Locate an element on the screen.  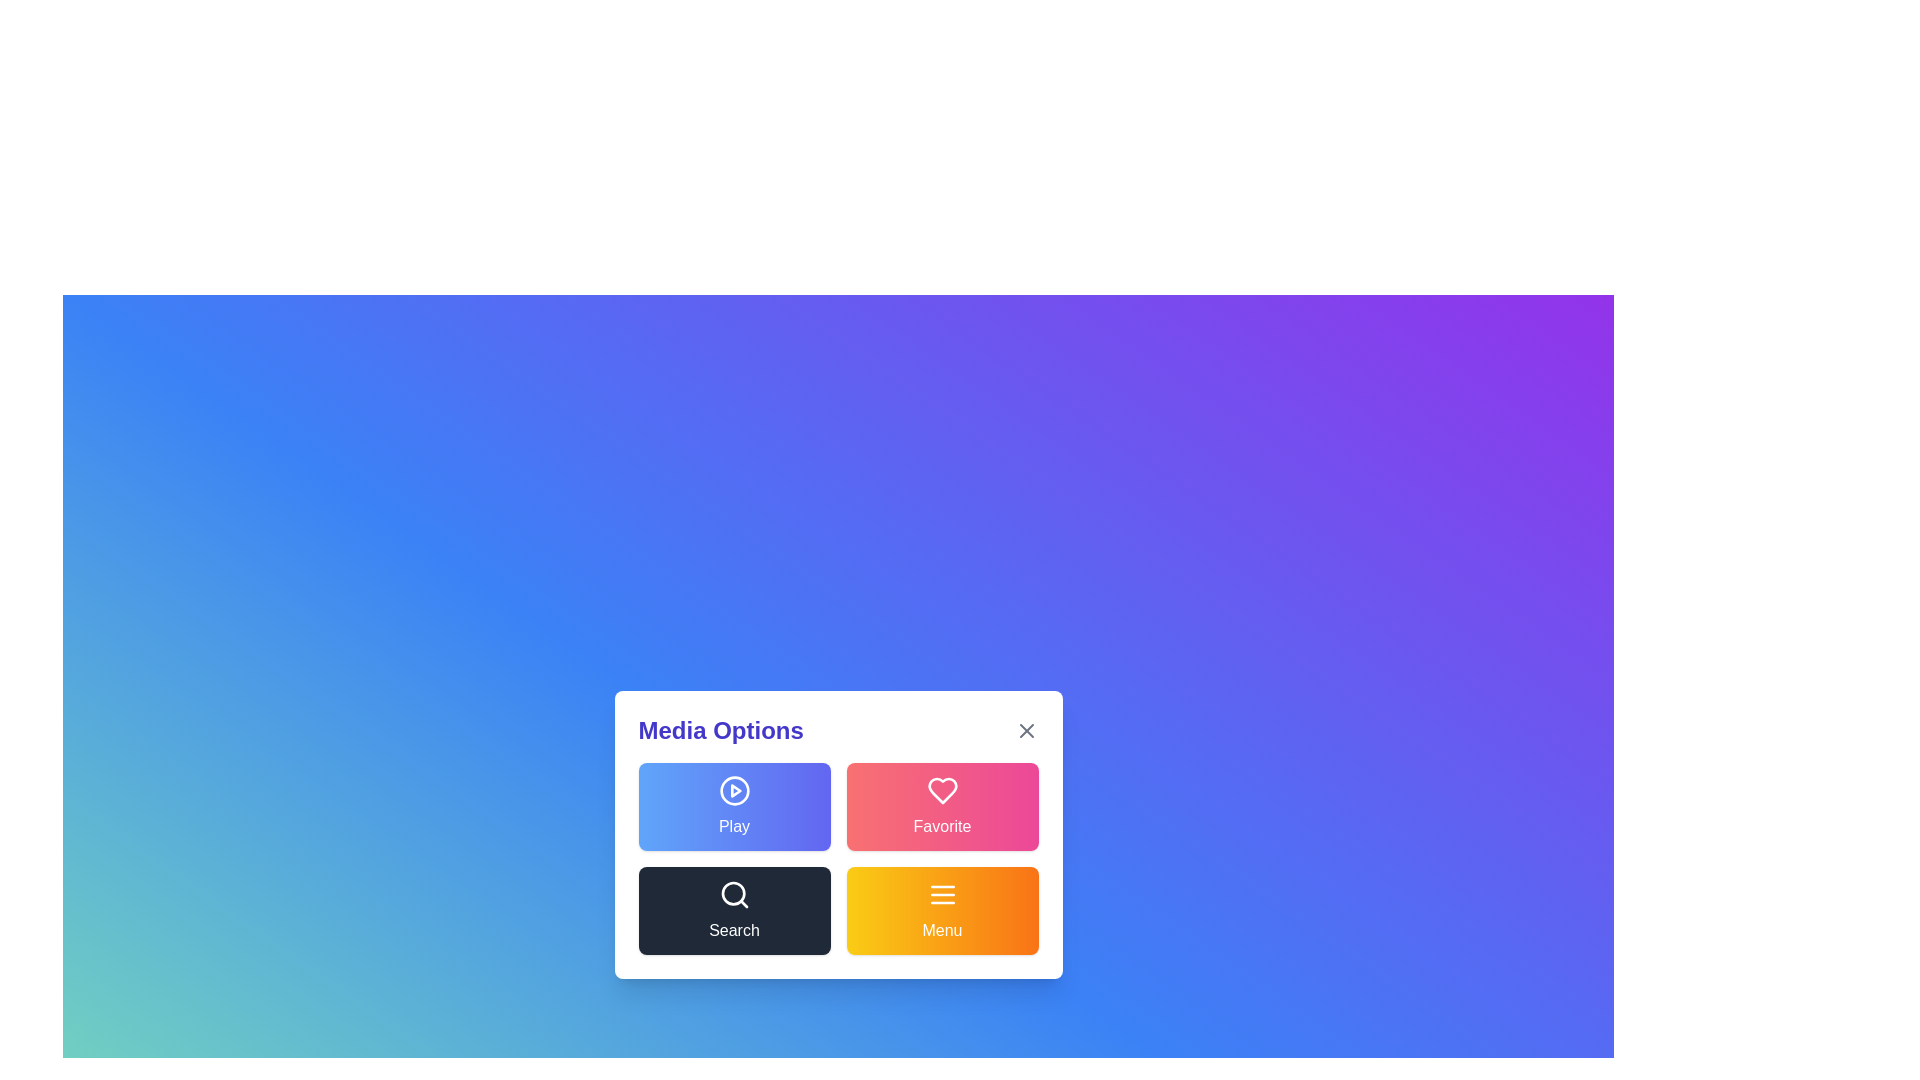
the menu icon is located at coordinates (941, 893).